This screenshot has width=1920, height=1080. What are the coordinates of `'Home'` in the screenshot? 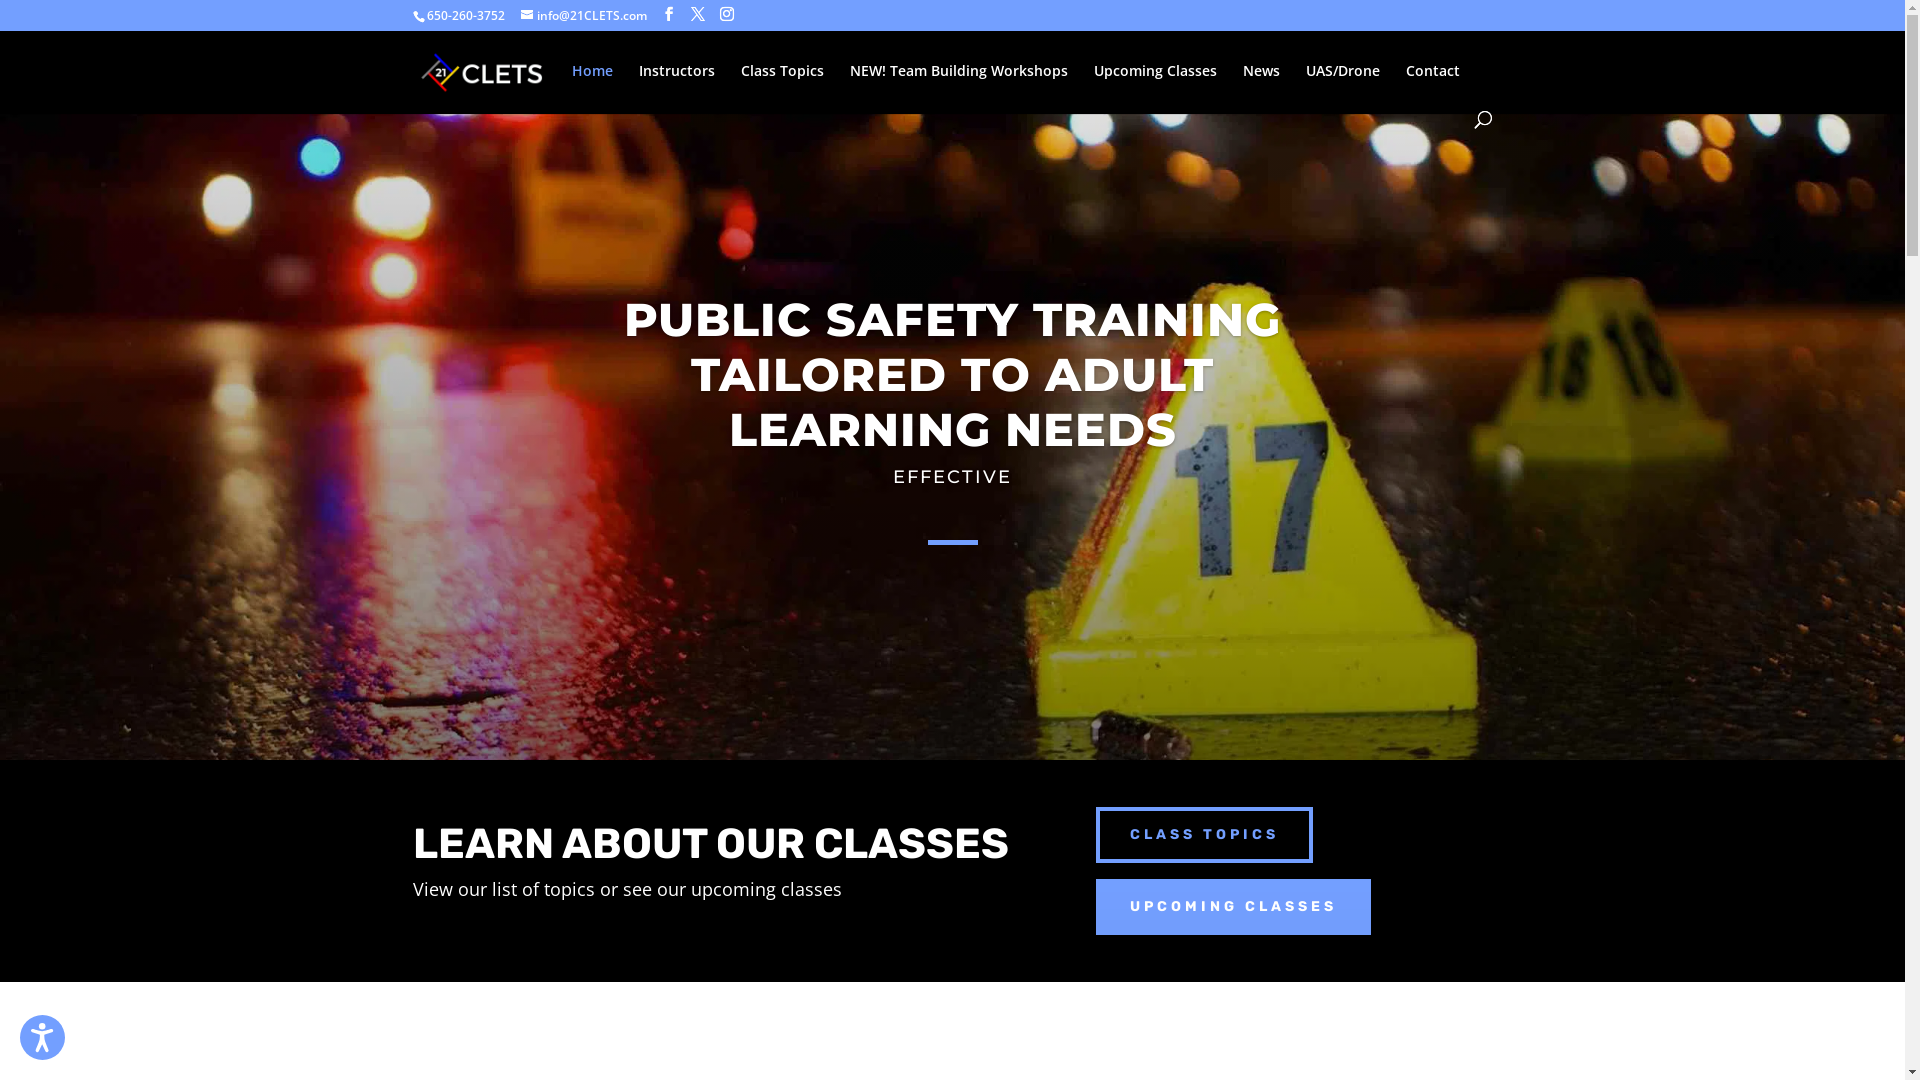 It's located at (591, 86).